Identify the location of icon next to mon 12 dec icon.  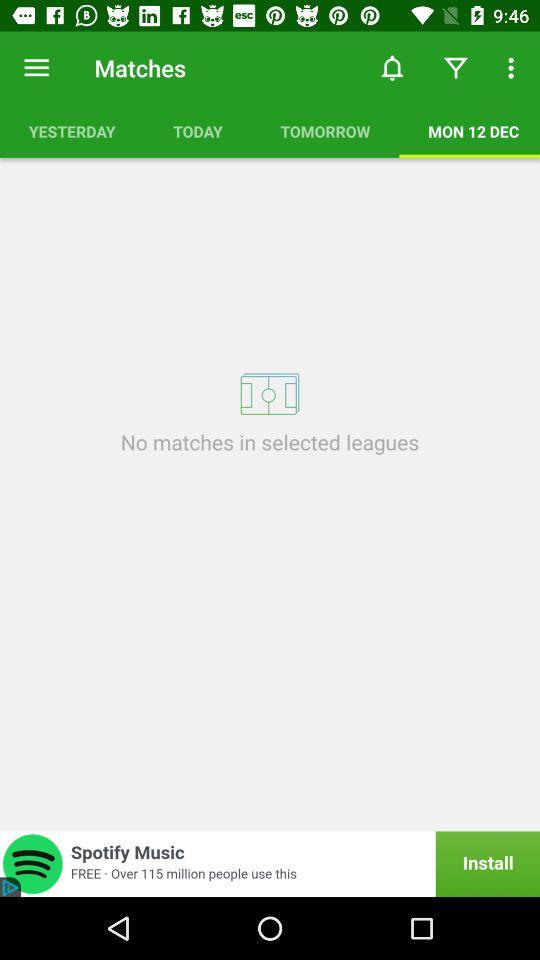
(325, 130).